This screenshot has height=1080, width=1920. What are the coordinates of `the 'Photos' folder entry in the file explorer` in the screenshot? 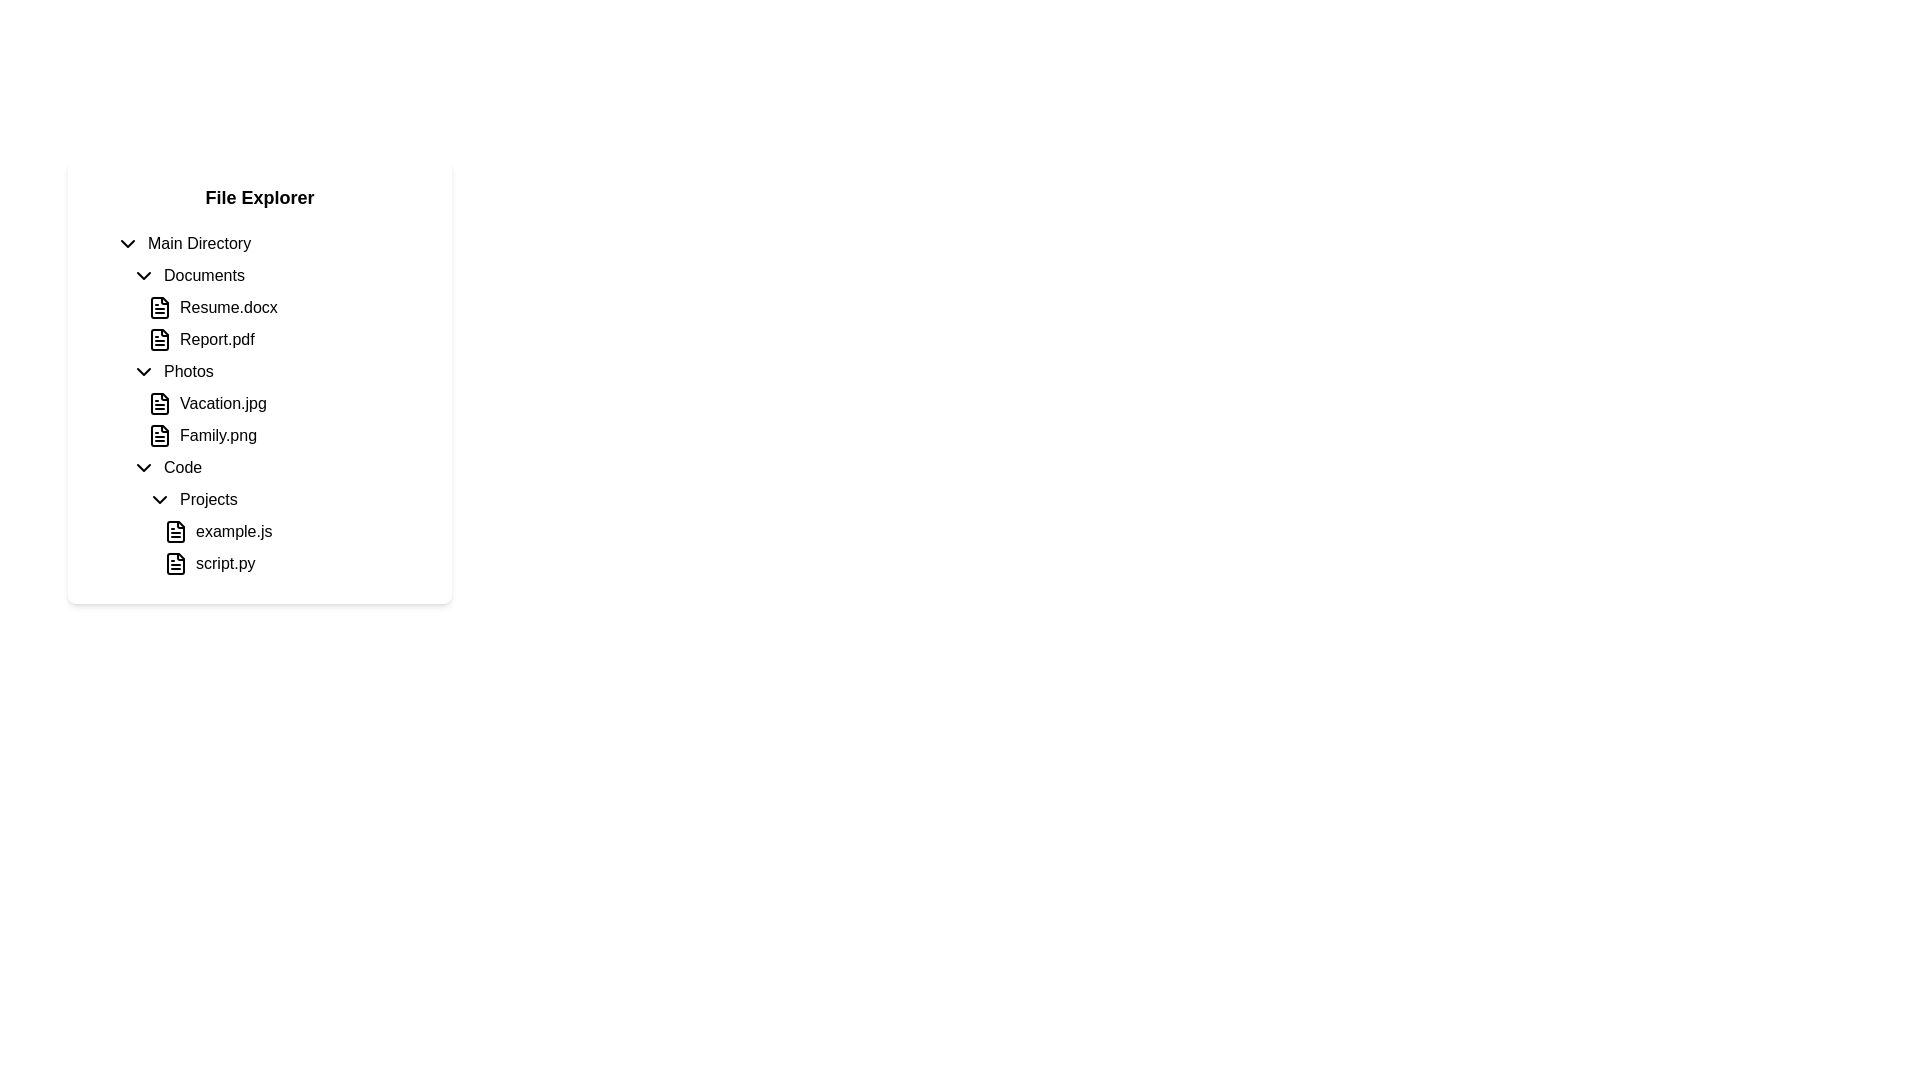 It's located at (274, 371).